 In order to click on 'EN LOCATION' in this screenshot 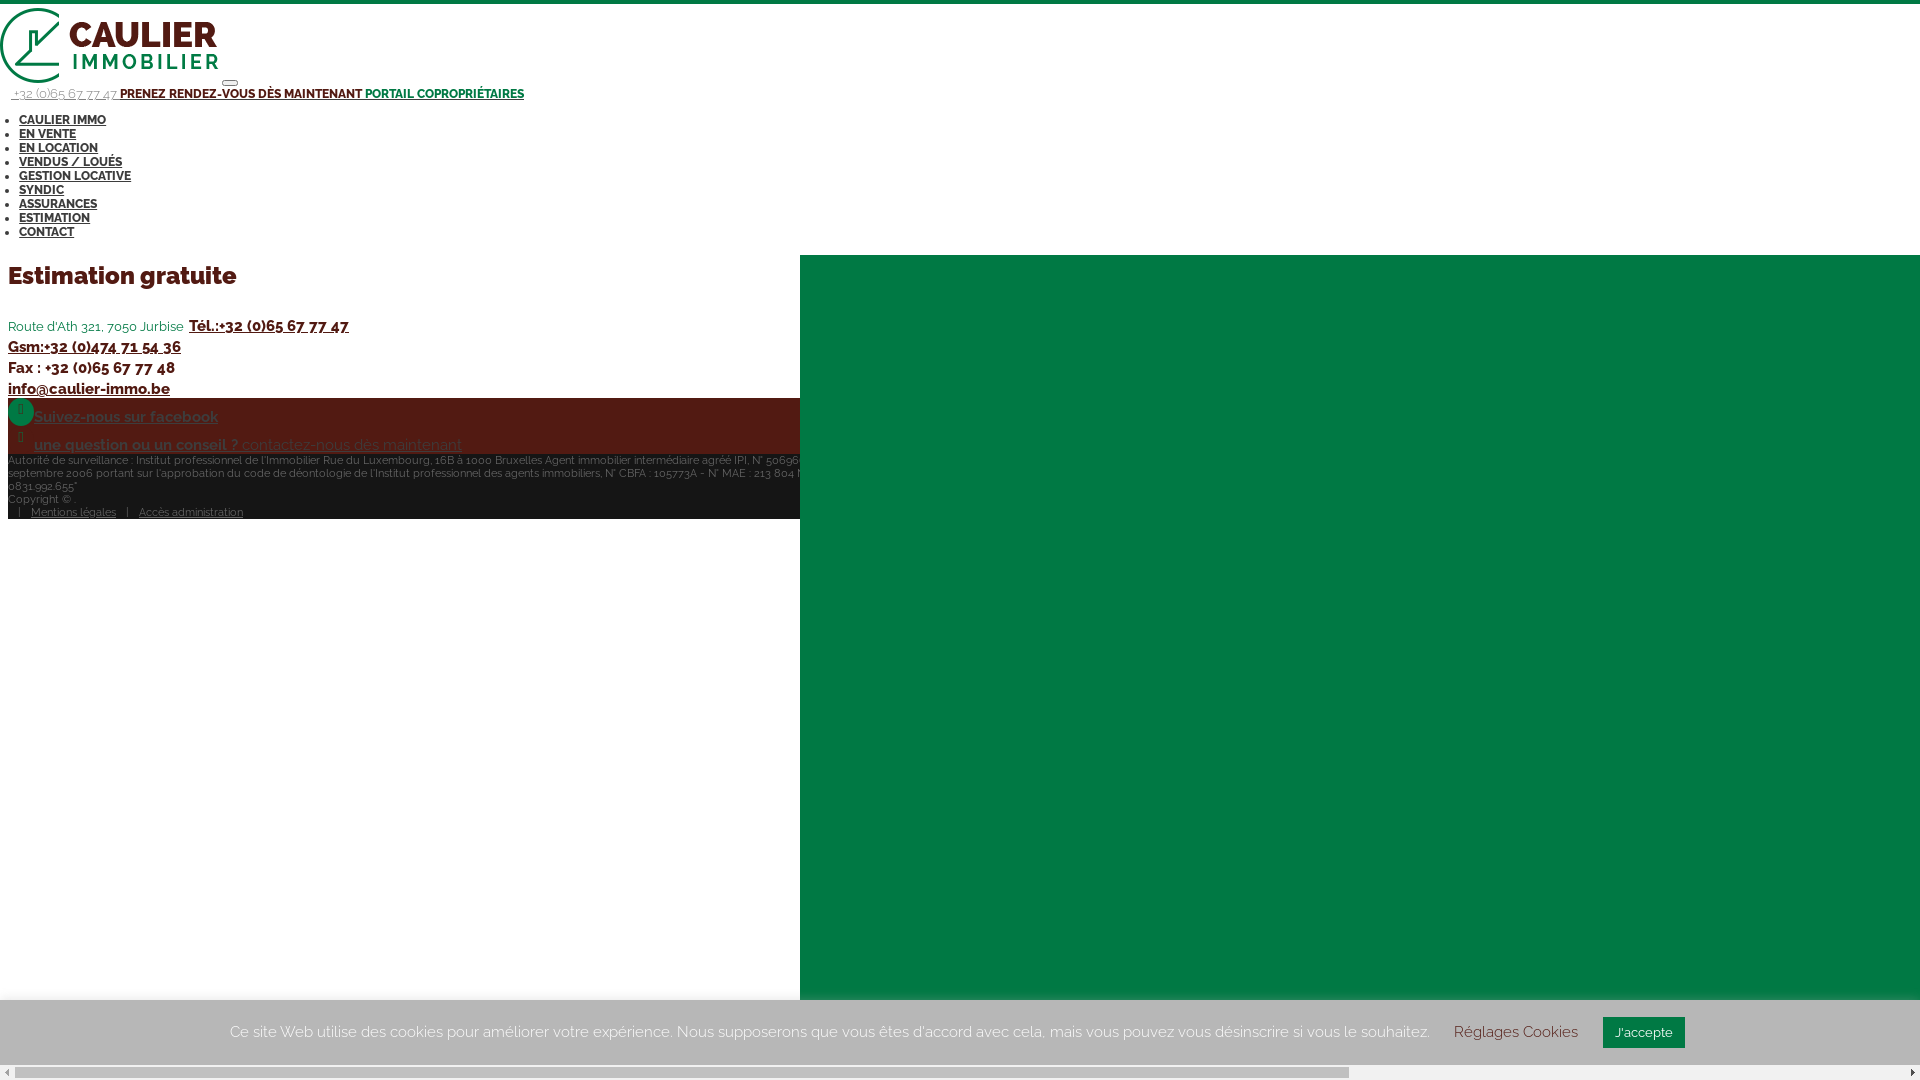, I will do `click(58, 146)`.